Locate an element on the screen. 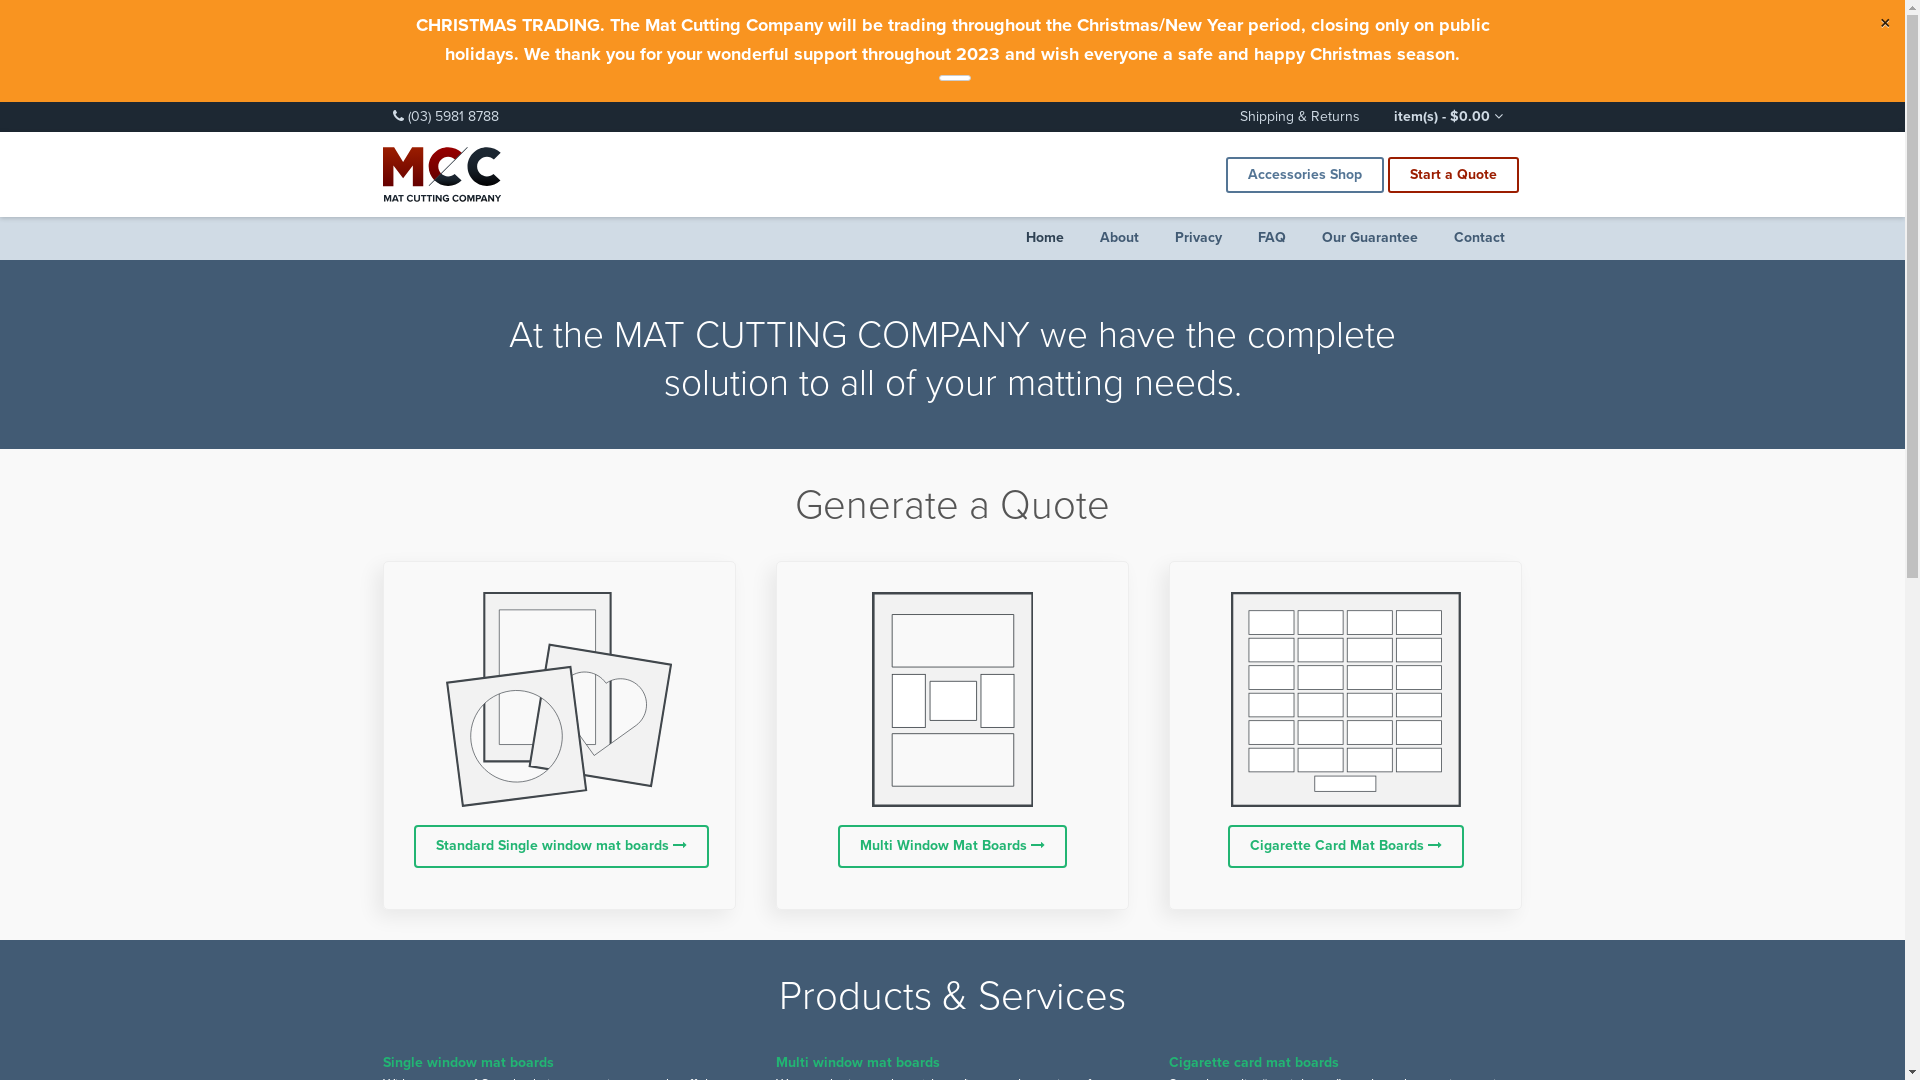 The height and width of the screenshot is (1080, 1920). 'Shipping & Returns' is located at coordinates (1228, 116).